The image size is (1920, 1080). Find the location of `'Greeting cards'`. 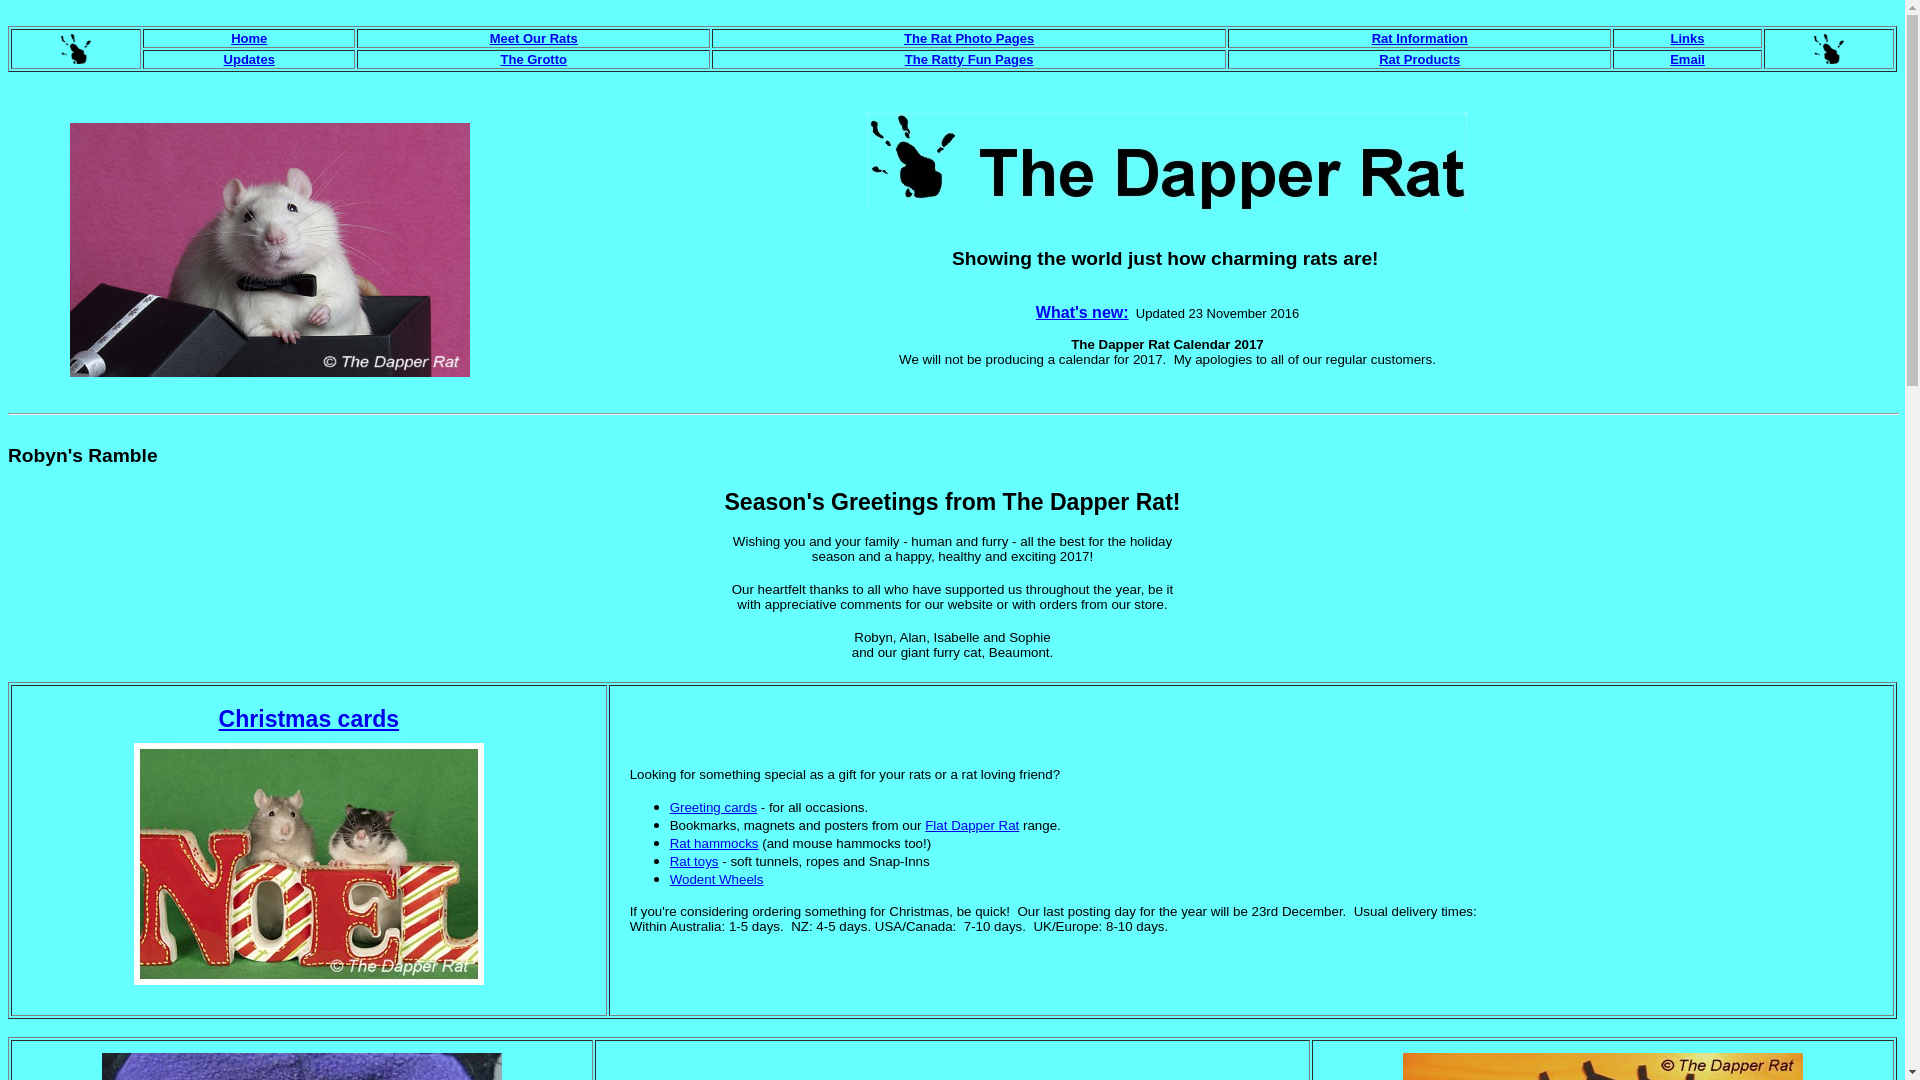

'Greeting cards' is located at coordinates (713, 806).